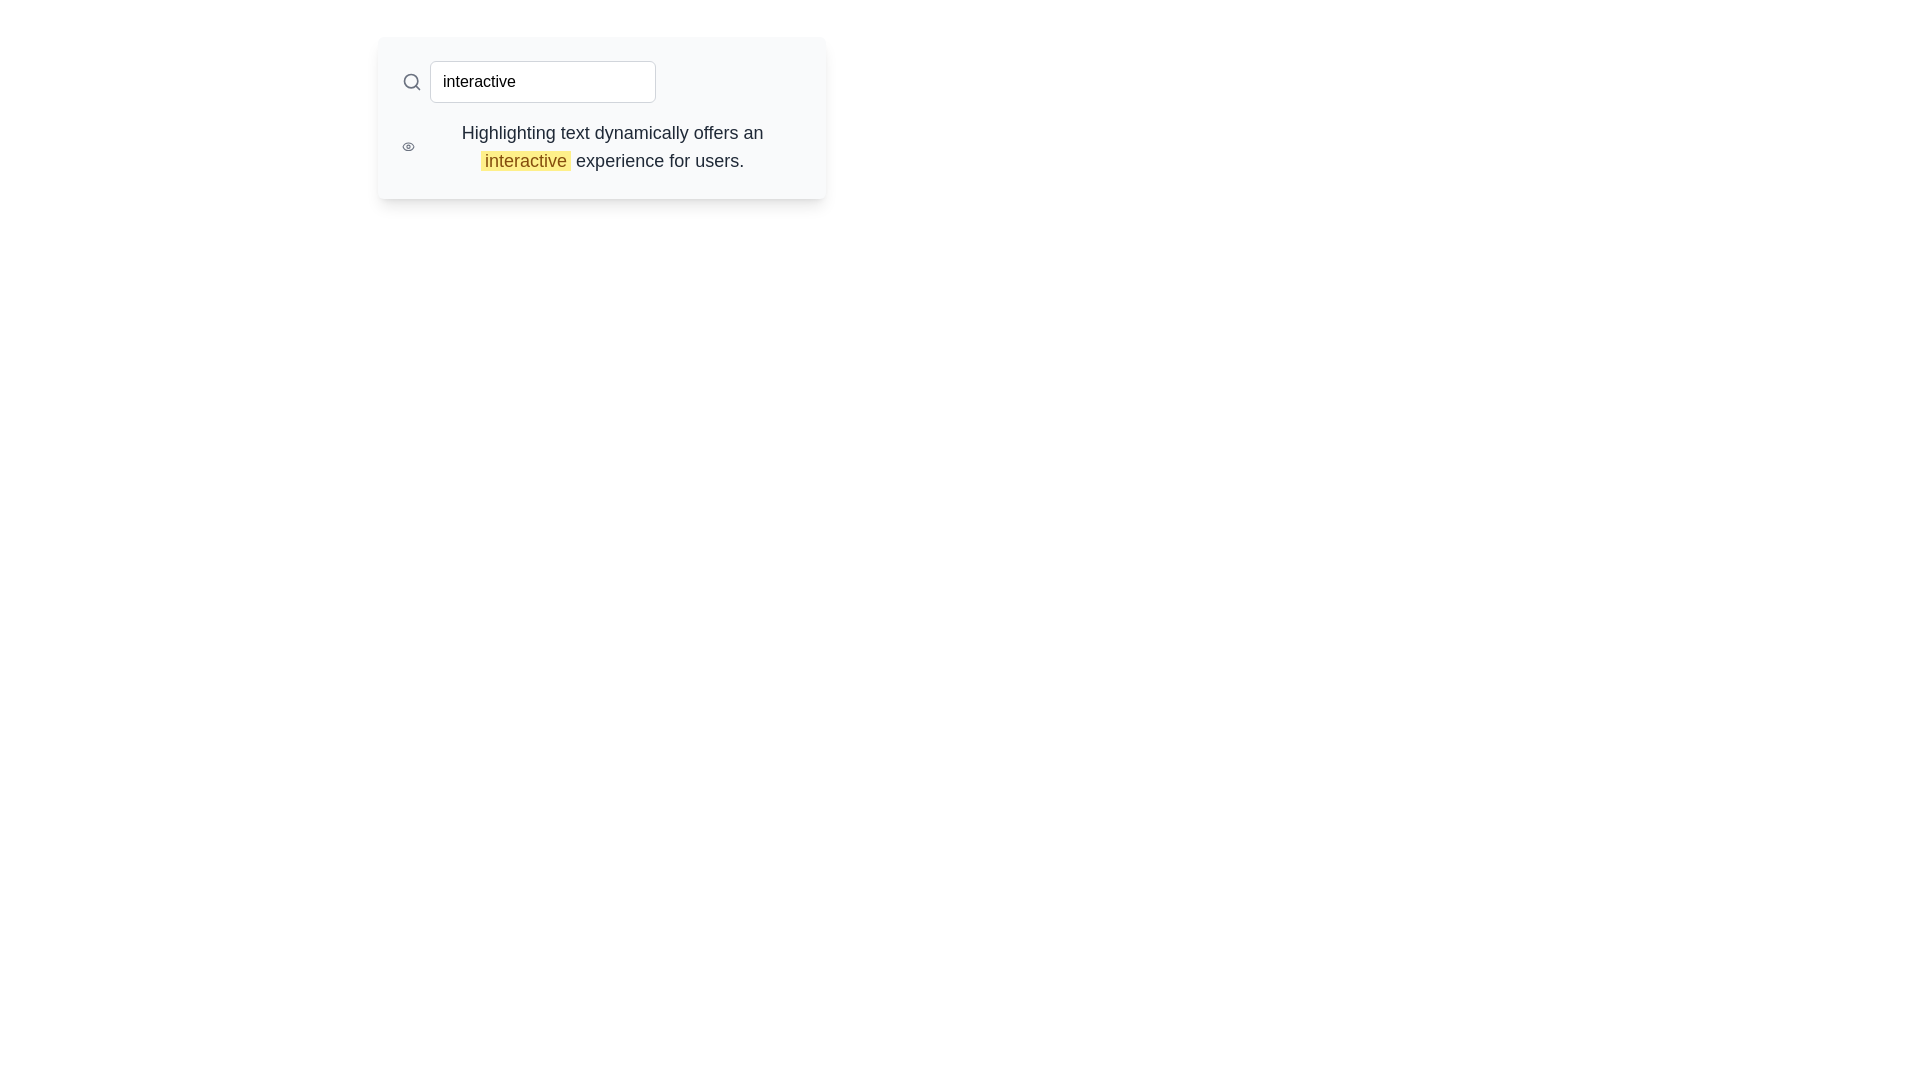 Image resolution: width=1920 pixels, height=1080 pixels. Describe the element at coordinates (600, 145) in the screenshot. I see `text content of the Text Display Component located directly below the search bar, which contains the string 'Highlighting text dynamically offers an interactive experience for users.'` at that location.